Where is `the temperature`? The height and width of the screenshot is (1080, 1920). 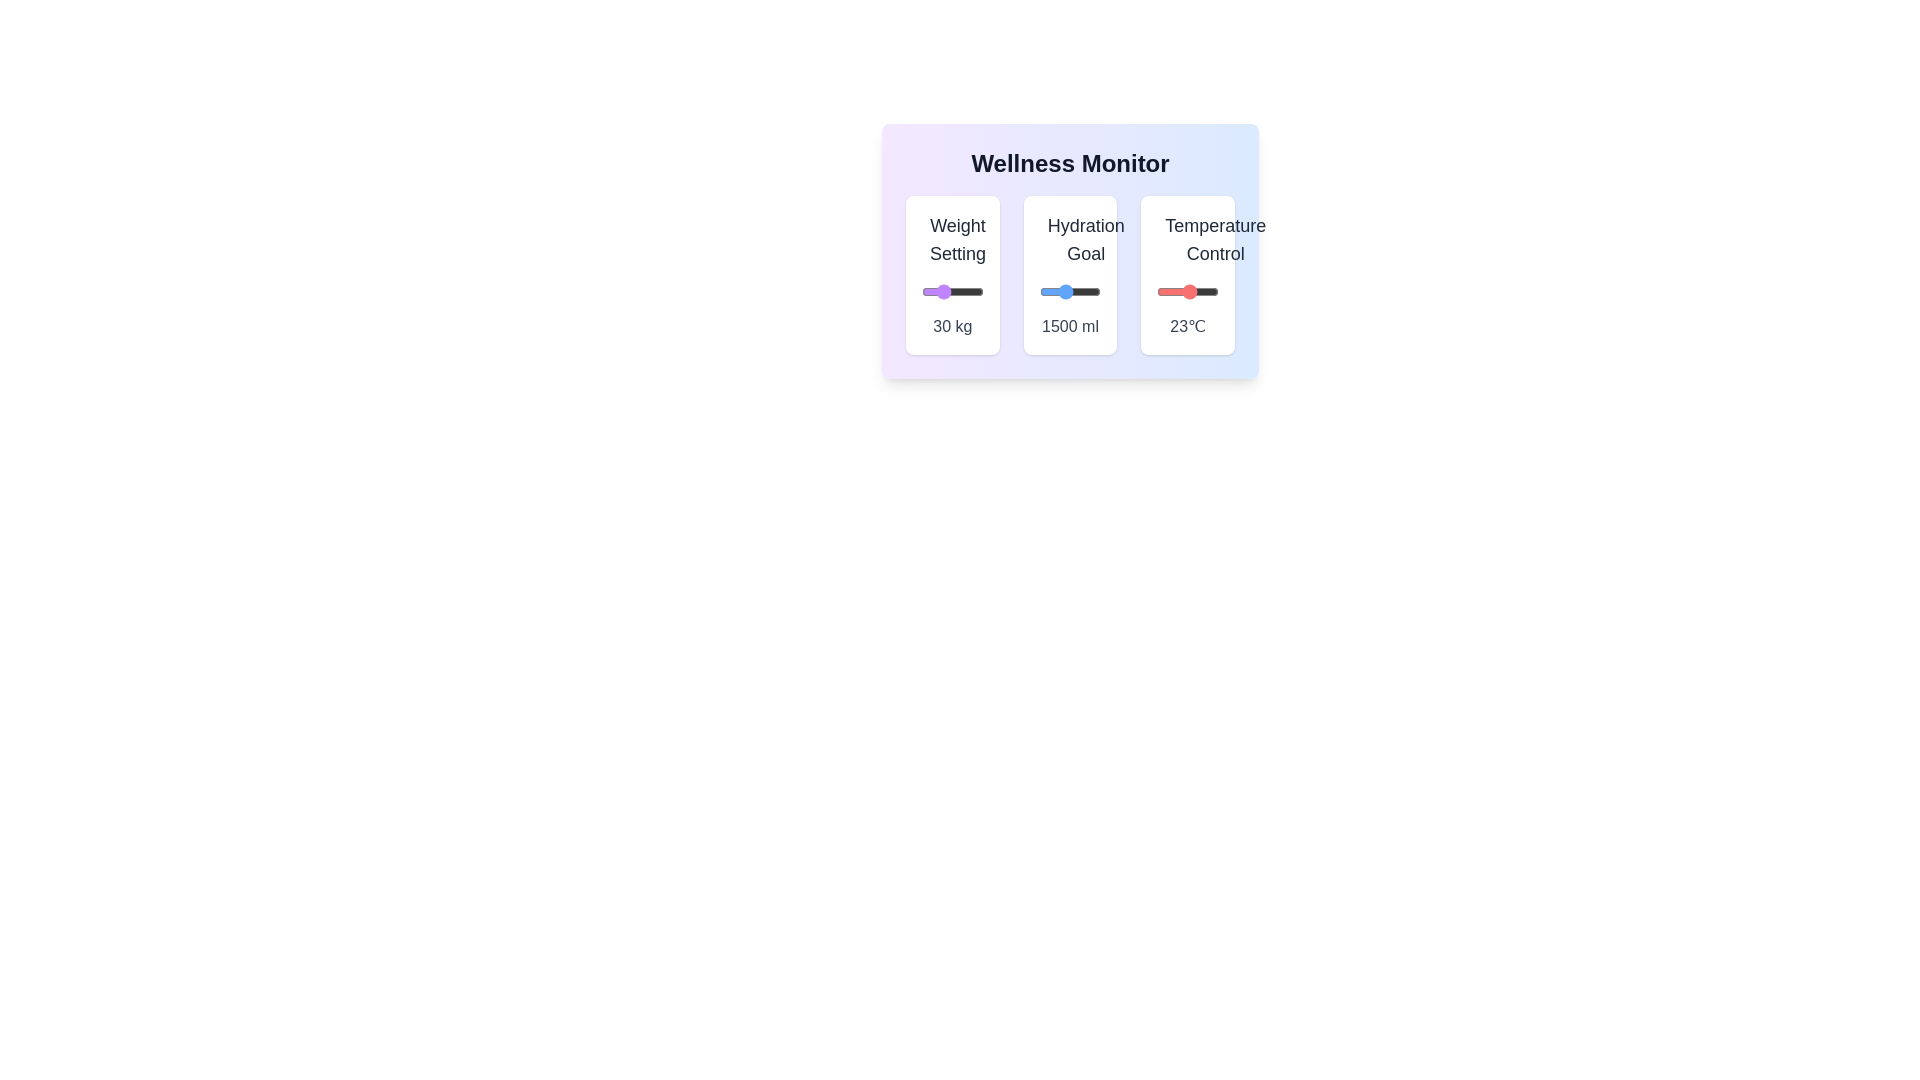 the temperature is located at coordinates (1162, 292).